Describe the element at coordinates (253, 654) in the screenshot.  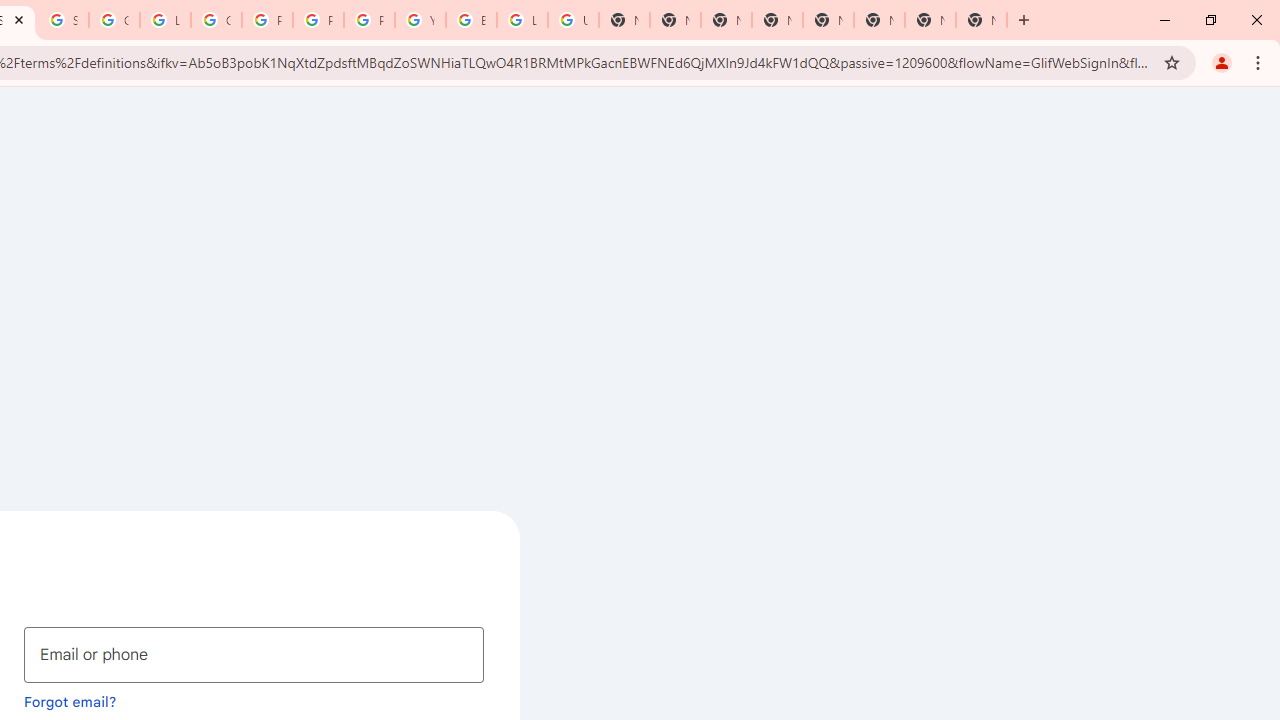
I see `'Email or phone'` at that location.